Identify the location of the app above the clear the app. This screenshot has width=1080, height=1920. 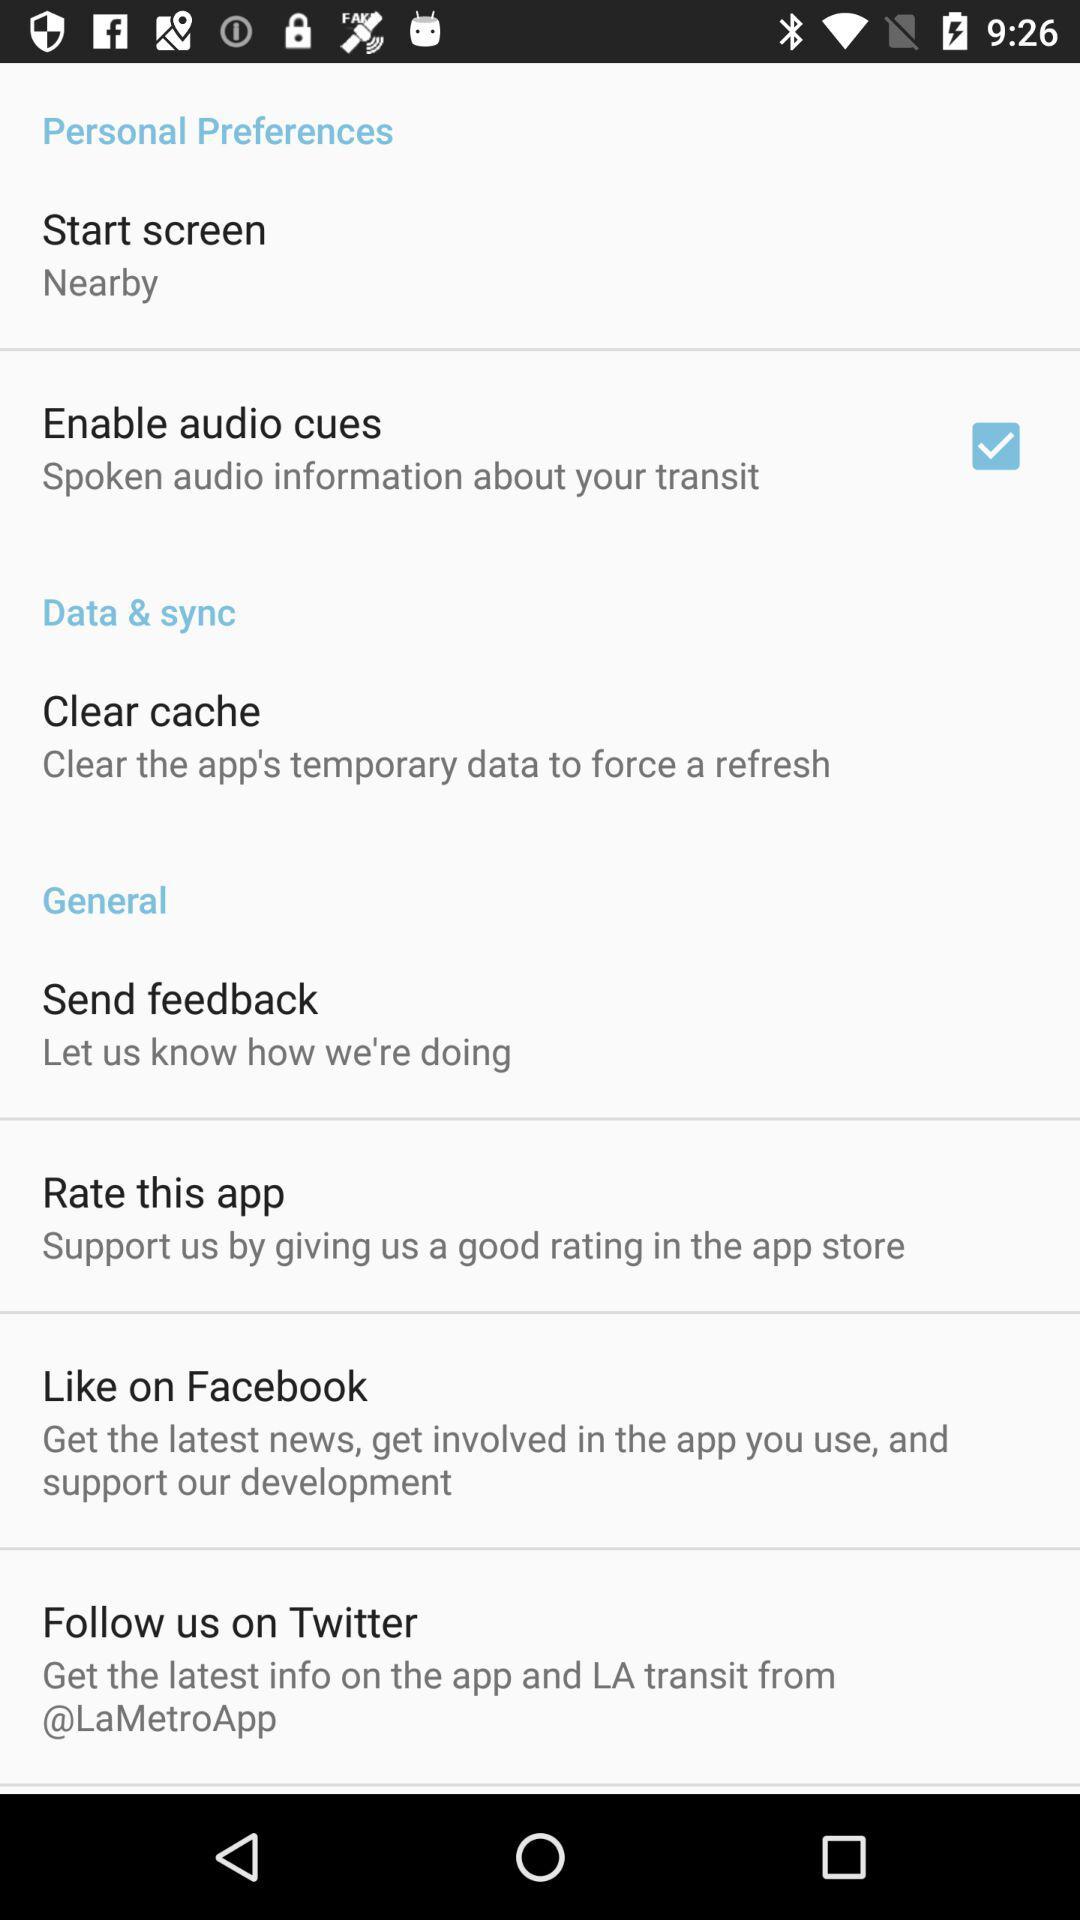
(150, 709).